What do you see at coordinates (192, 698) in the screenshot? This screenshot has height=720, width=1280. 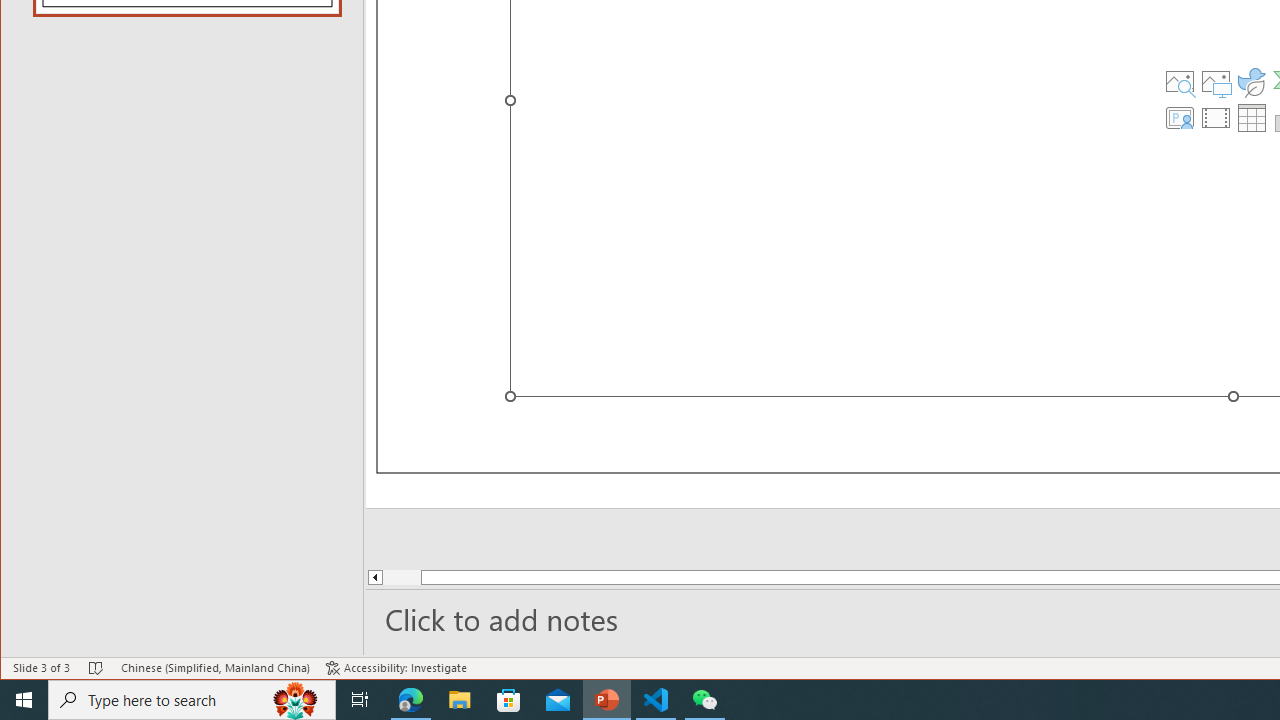 I see `'Type here to search'` at bounding box center [192, 698].